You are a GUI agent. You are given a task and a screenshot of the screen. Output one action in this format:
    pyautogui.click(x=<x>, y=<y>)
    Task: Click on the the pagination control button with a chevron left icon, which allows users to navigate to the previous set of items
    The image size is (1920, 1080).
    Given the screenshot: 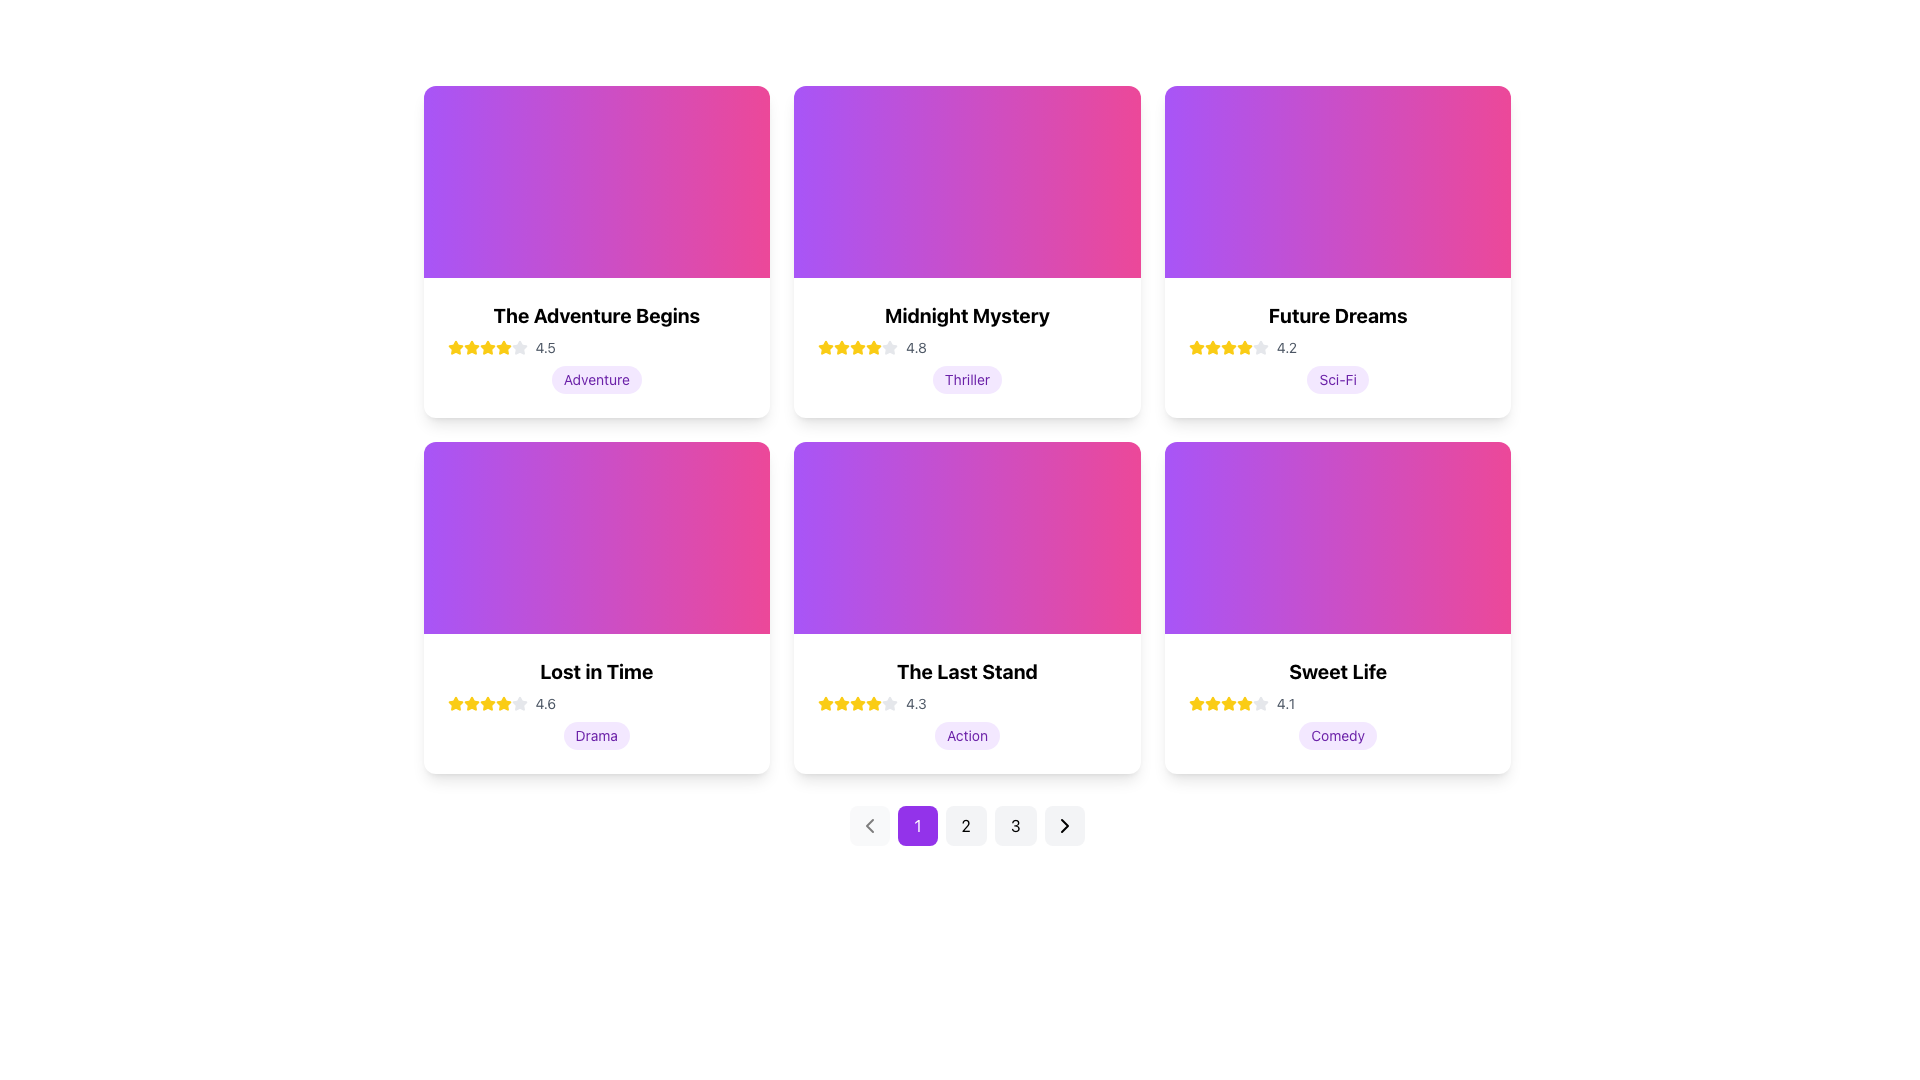 What is the action you would take?
    pyautogui.click(x=870, y=825)
    